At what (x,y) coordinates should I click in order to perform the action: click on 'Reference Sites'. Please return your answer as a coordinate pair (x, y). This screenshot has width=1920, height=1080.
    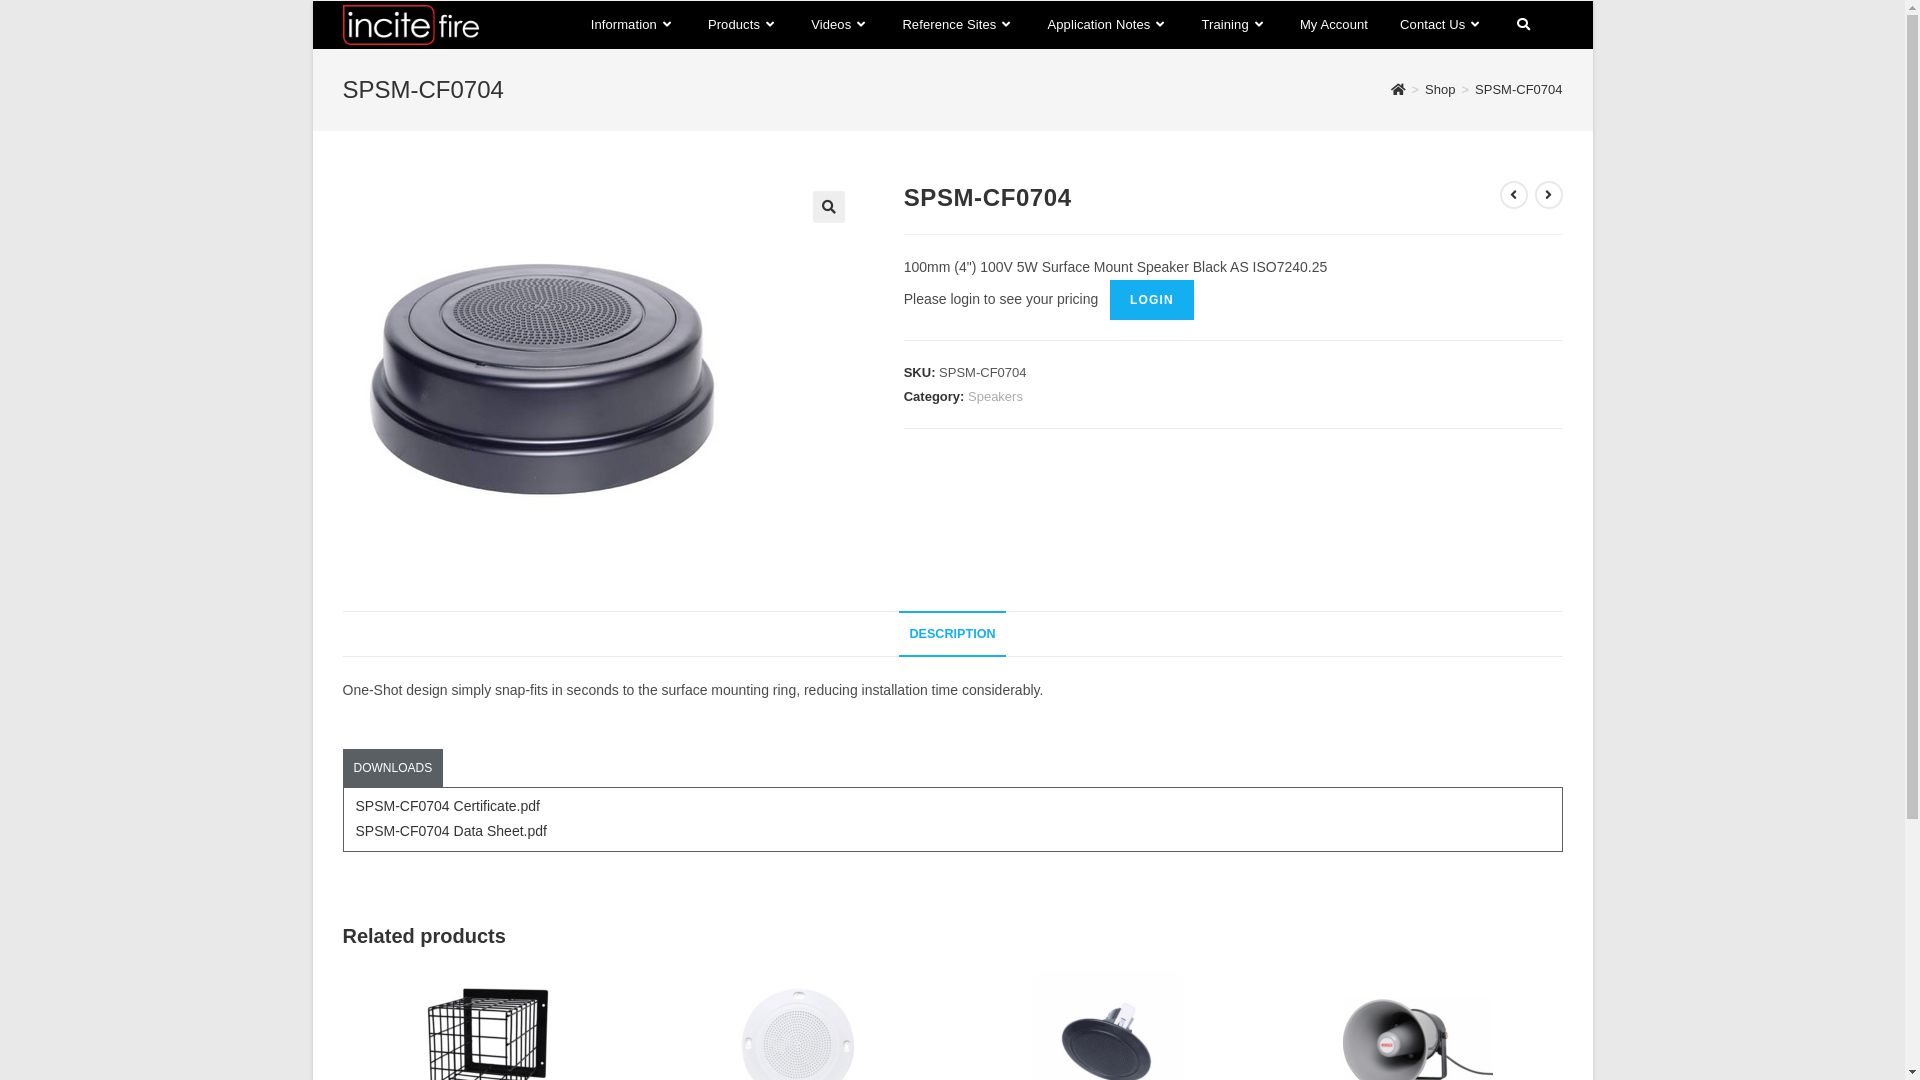
    Looking at the image, I should click on (957, 24).